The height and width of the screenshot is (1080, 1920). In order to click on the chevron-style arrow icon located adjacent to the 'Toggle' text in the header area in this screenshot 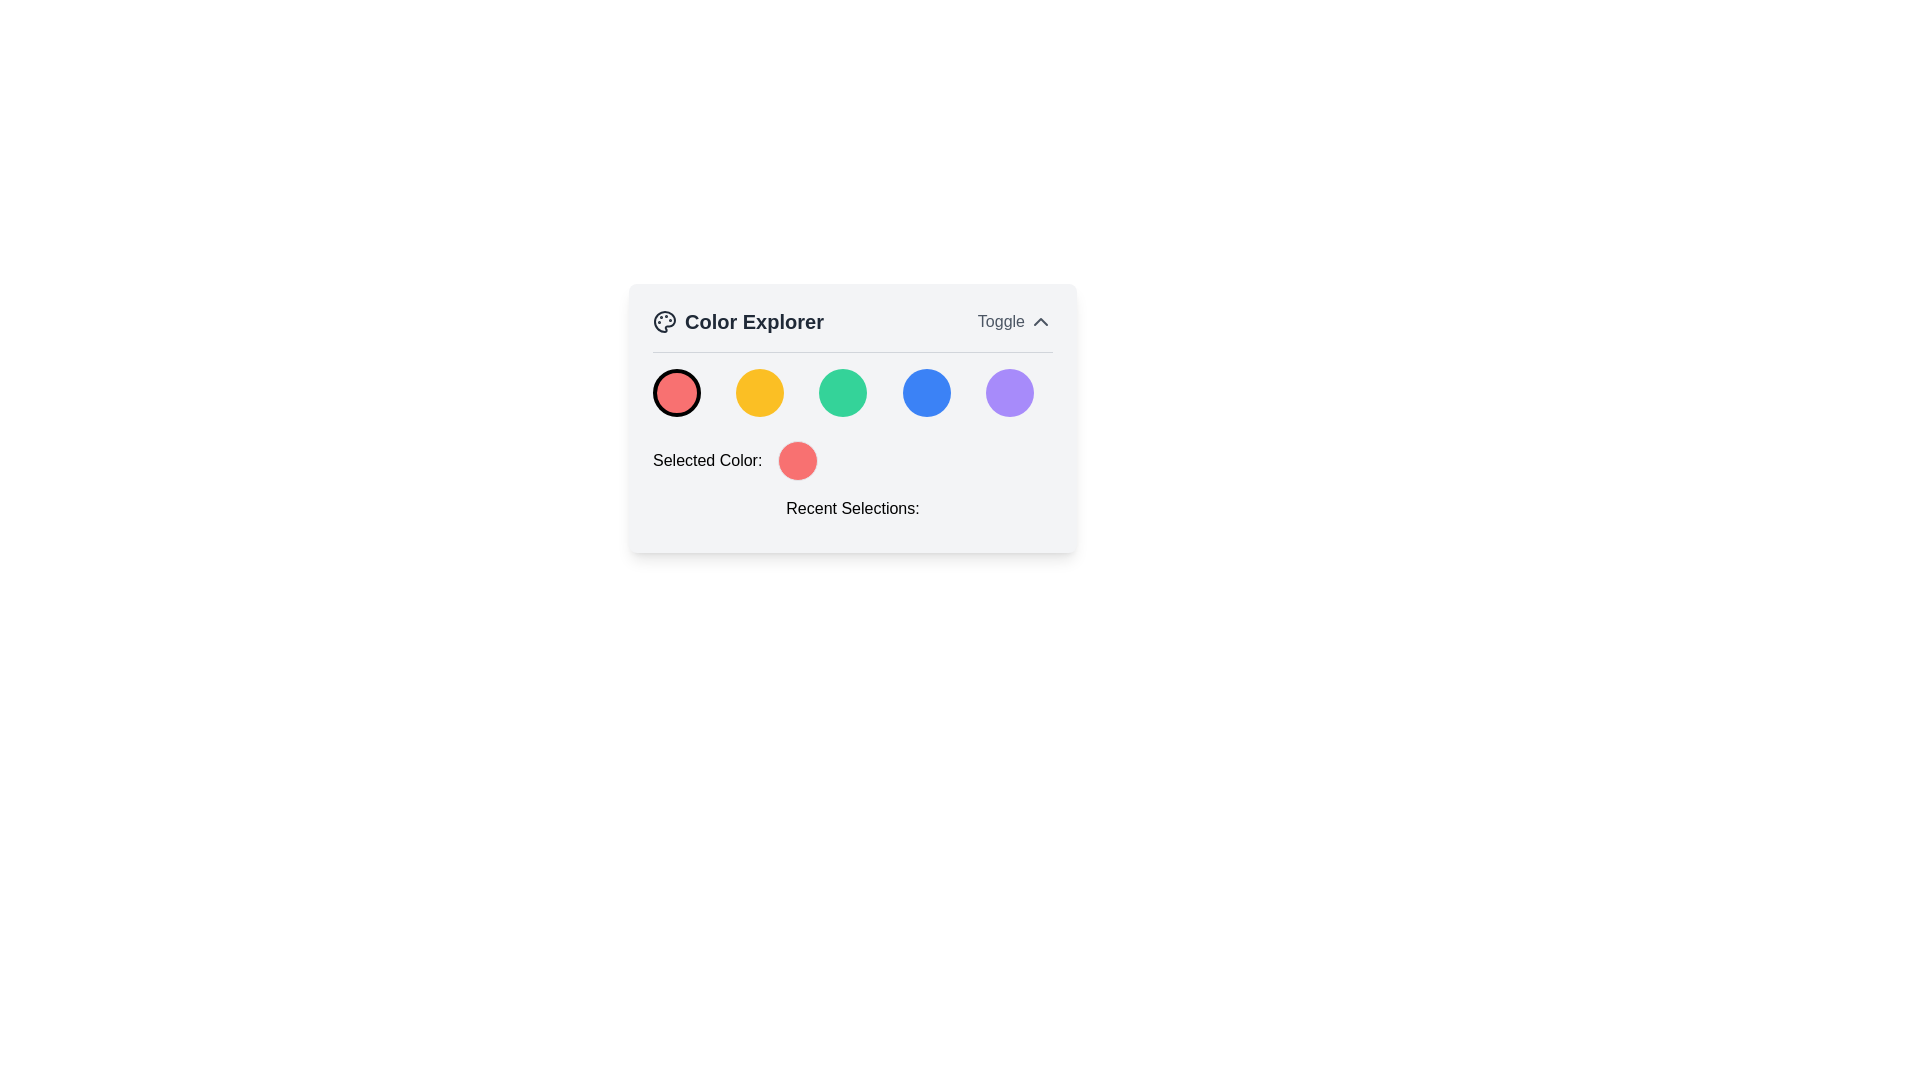, I will do `click(1040, 320)`.